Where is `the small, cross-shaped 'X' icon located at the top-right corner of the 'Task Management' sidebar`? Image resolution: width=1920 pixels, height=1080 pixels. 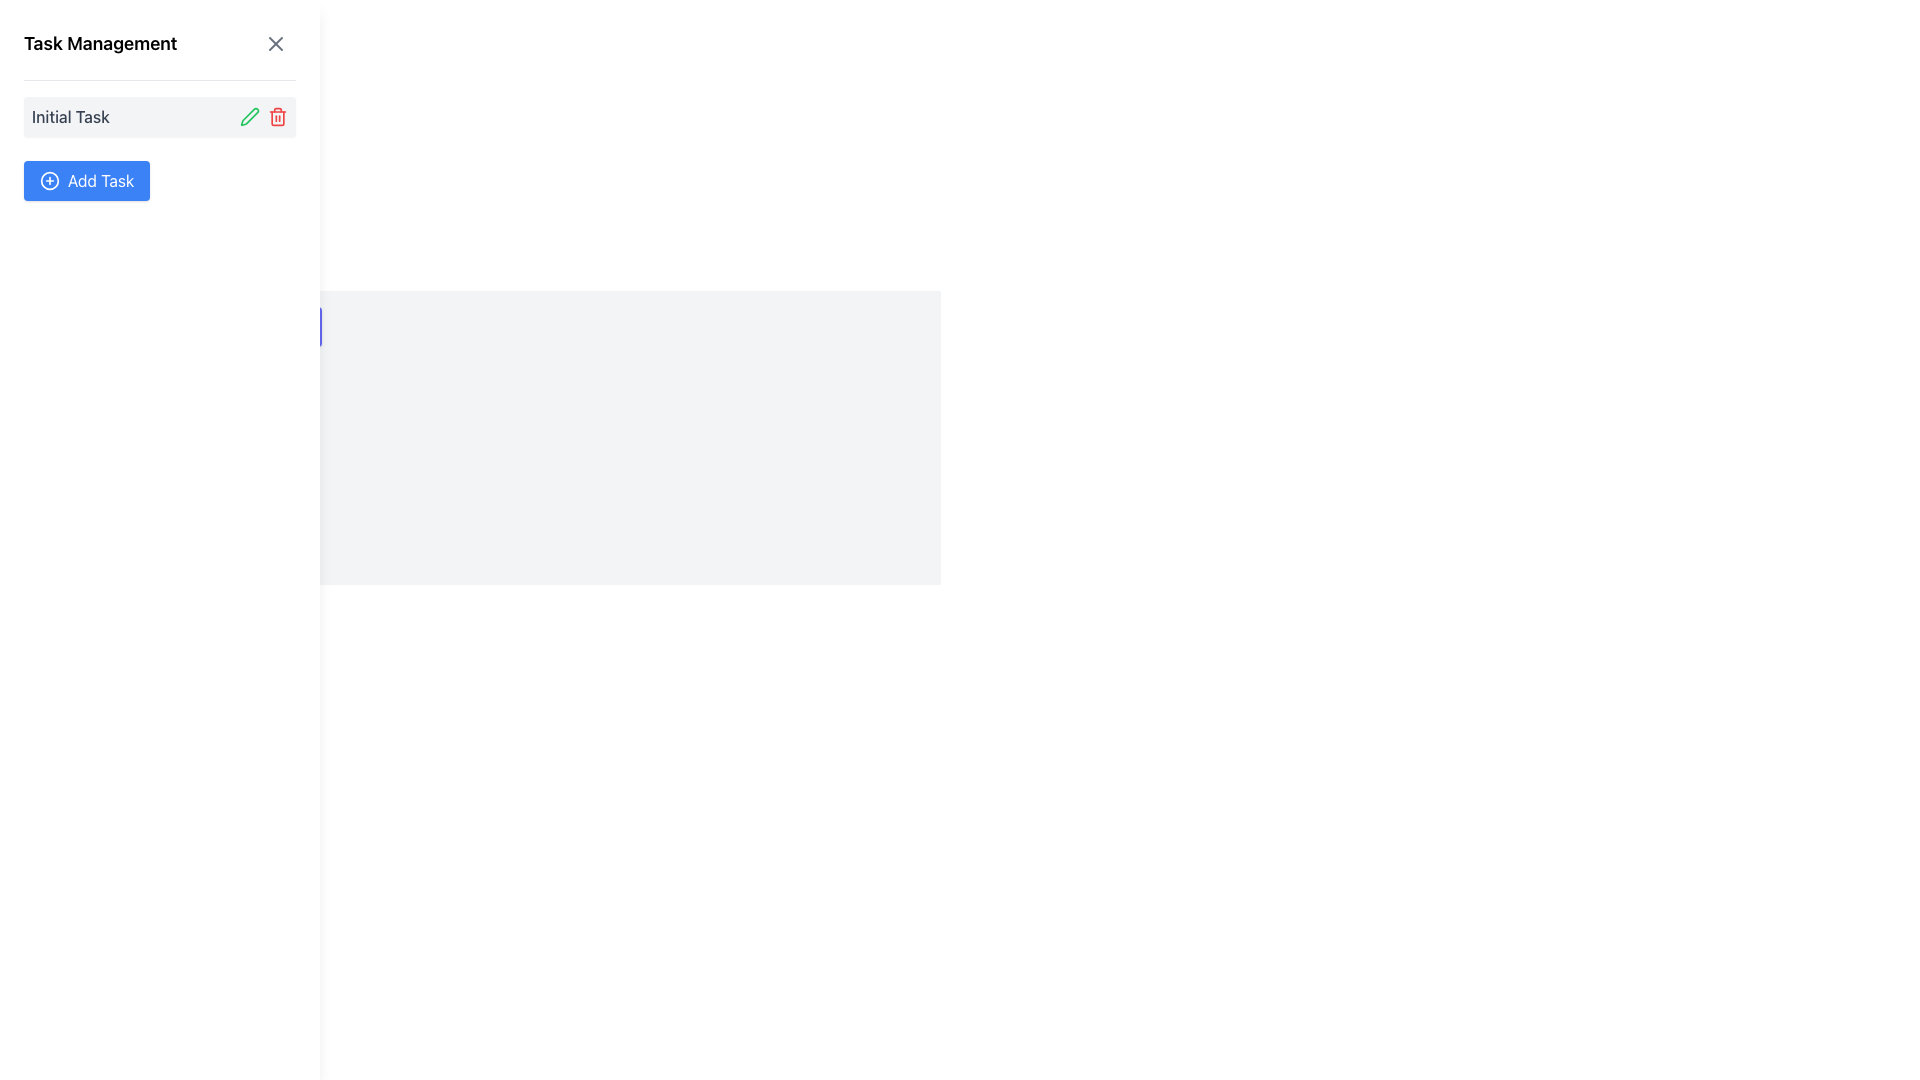
the small, cross-shaped 'X' icon located at the top-right corner of the 'Task Management' sidebar is located at coordinates (274, 43).